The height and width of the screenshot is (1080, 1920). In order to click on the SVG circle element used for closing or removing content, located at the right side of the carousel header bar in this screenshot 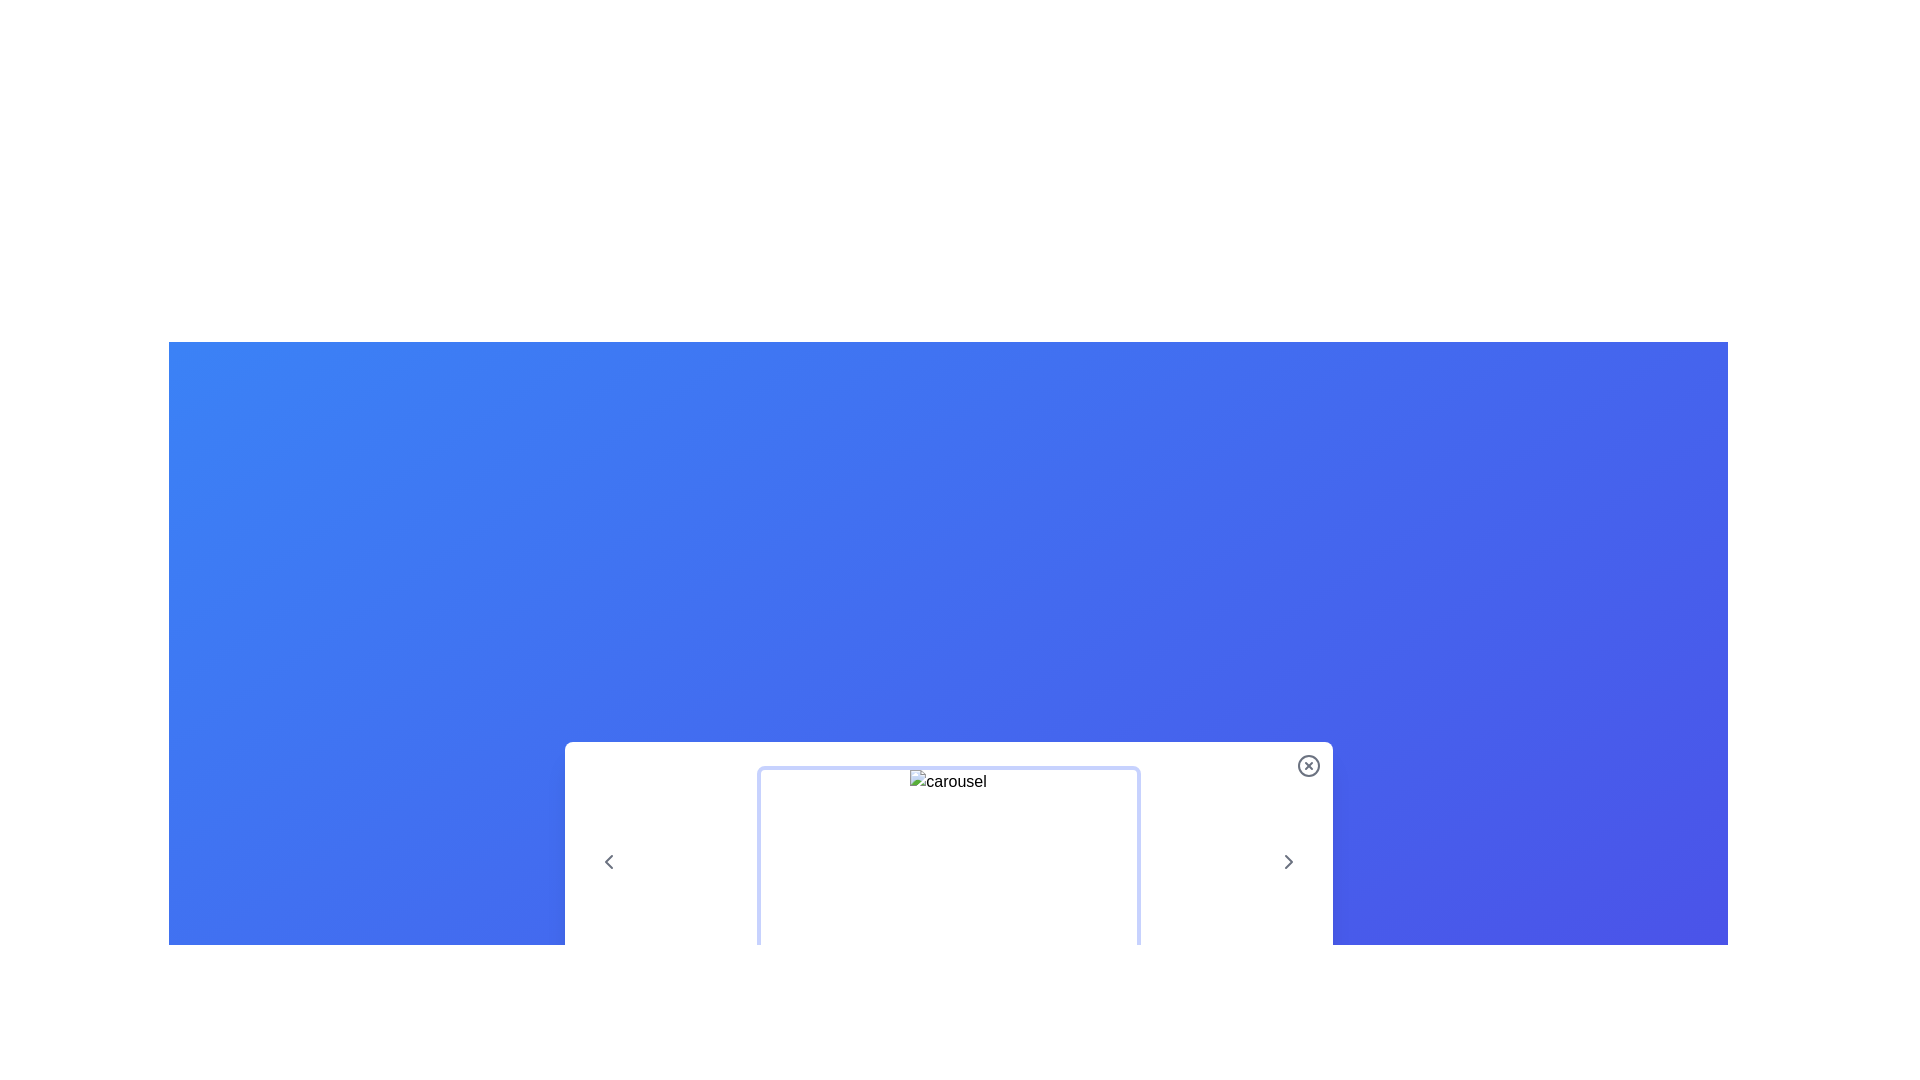, I will do `click(1308, 765)`.